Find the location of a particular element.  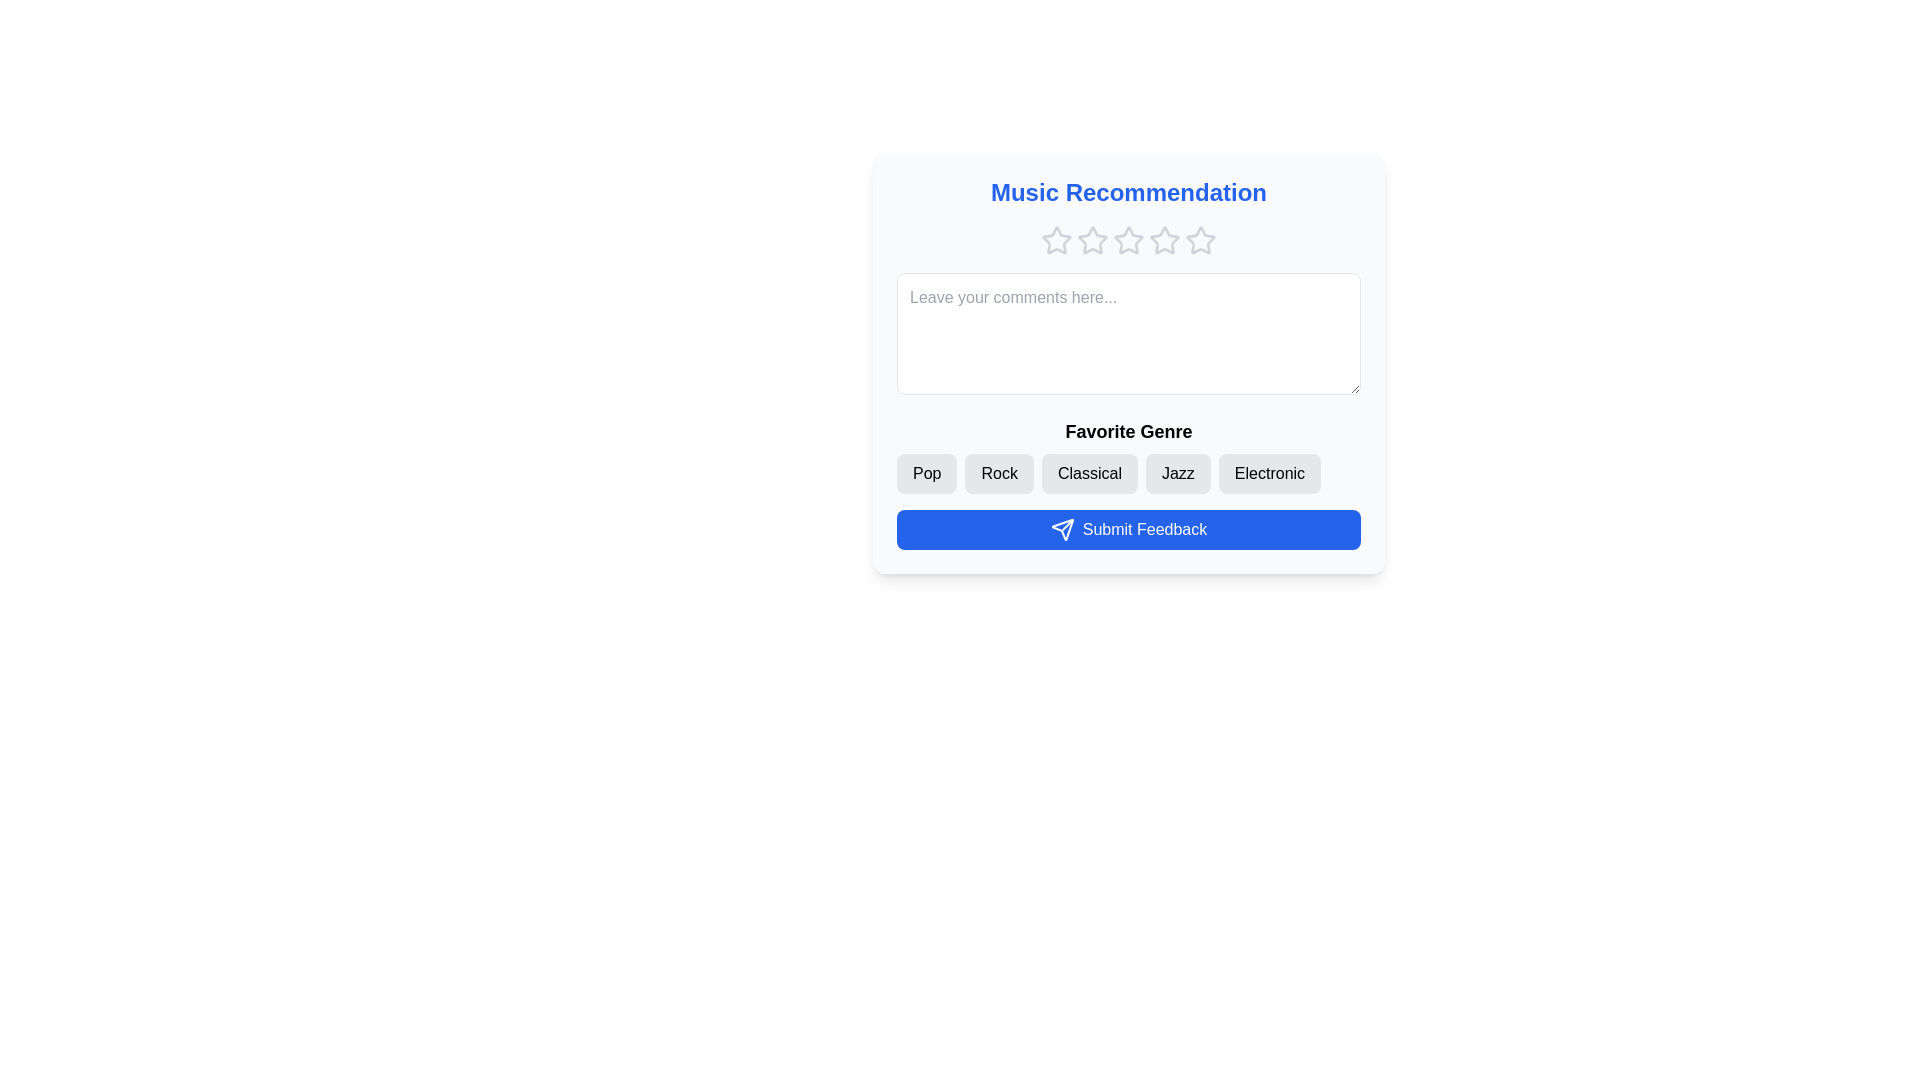

the second star icon in the rating system located below 'Music Recommendation' is located at coordinates (1092, 239).